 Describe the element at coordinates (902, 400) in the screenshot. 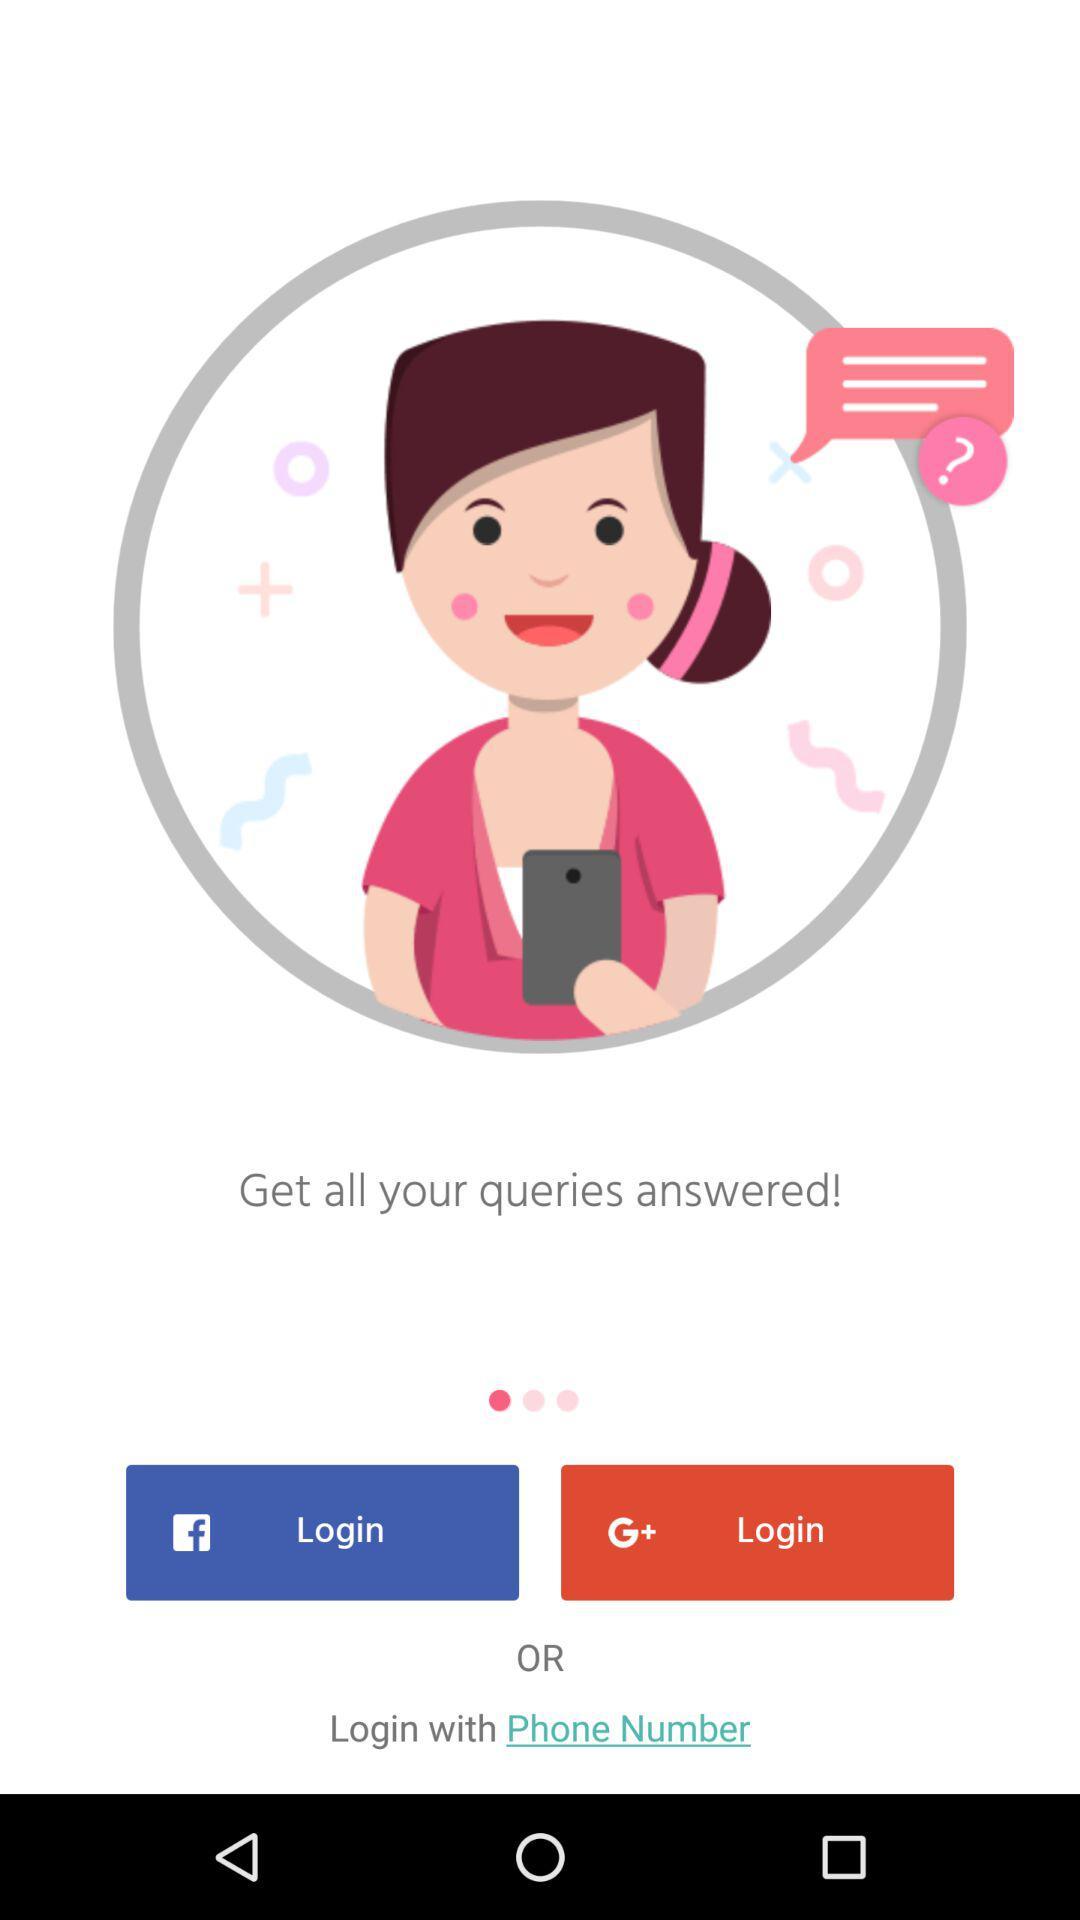

I see `the chat option in the image` at that location.